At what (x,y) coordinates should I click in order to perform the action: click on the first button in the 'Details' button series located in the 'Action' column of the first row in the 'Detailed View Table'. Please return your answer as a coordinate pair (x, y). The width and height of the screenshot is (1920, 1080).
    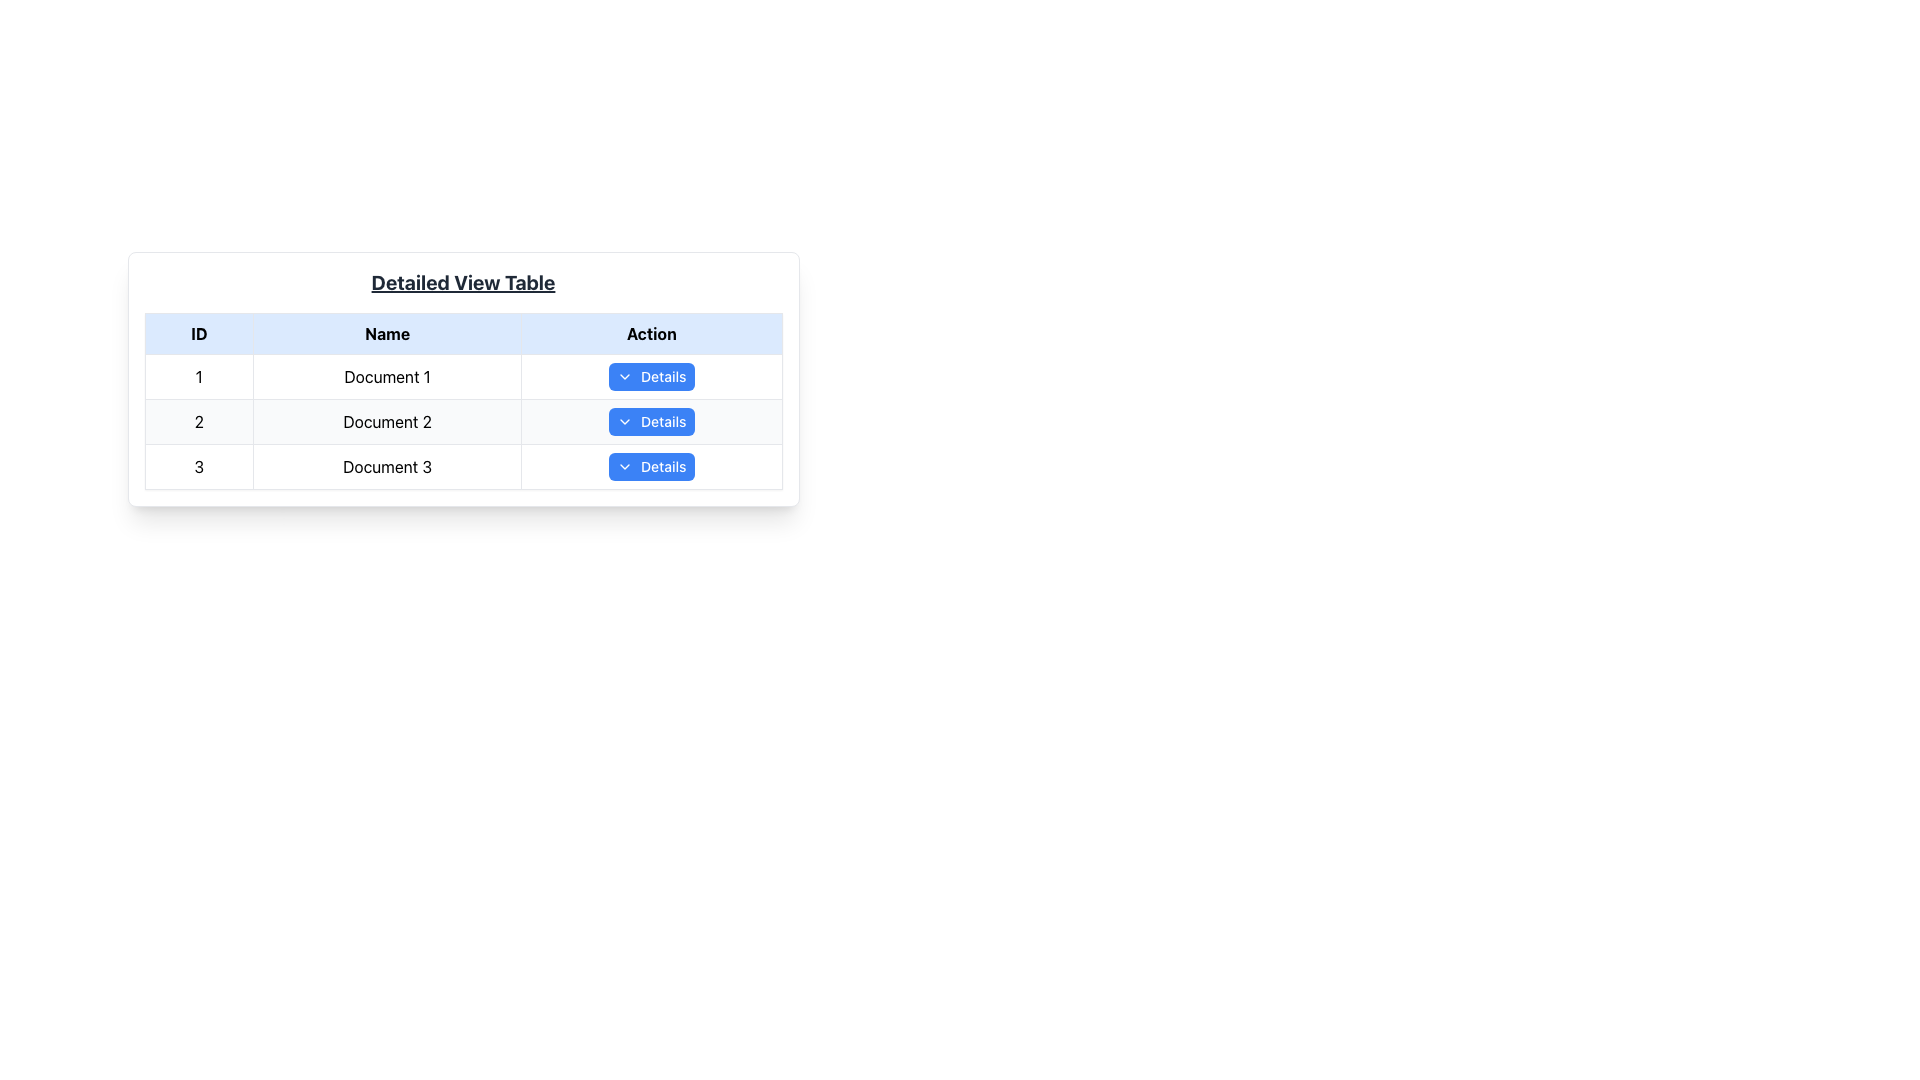
    Looking at the image, I should click on (651, 377).